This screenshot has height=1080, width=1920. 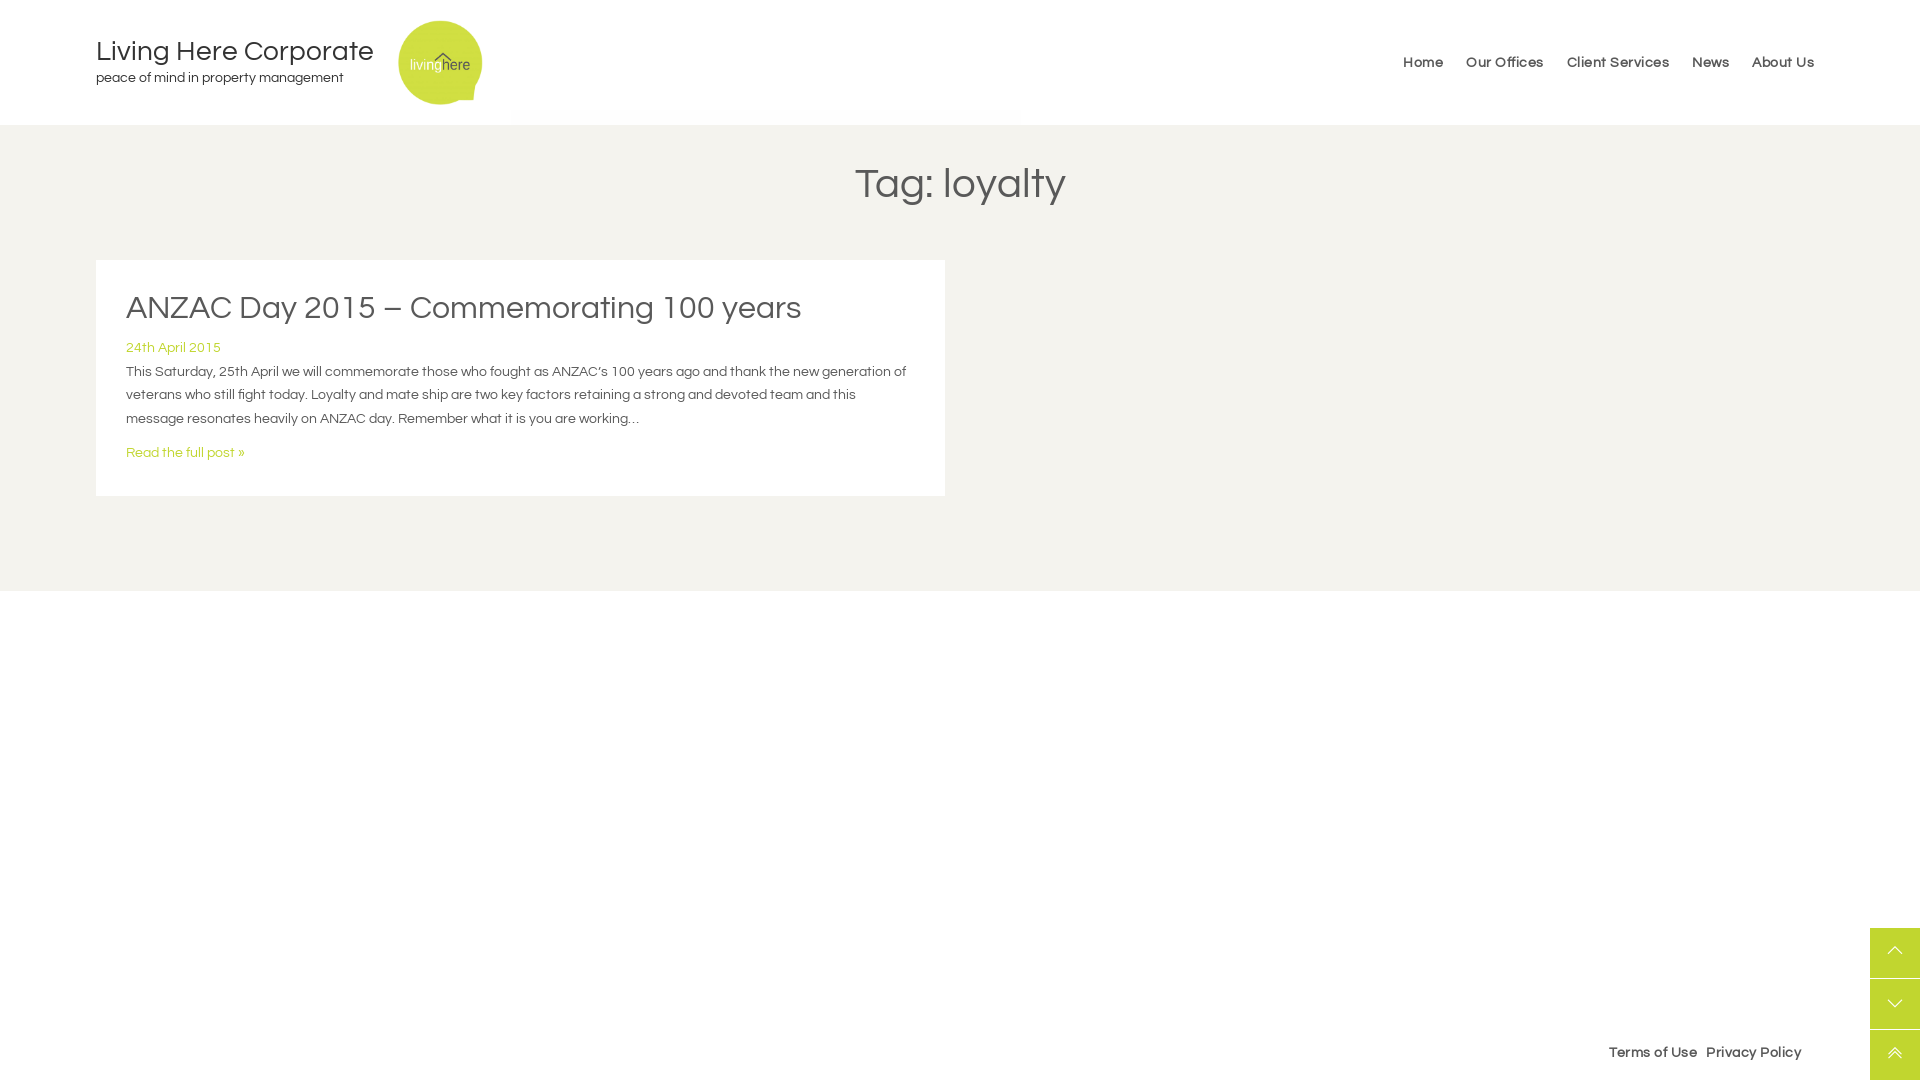 I want to click on '24th April 2015', so click(x=124, y=346).